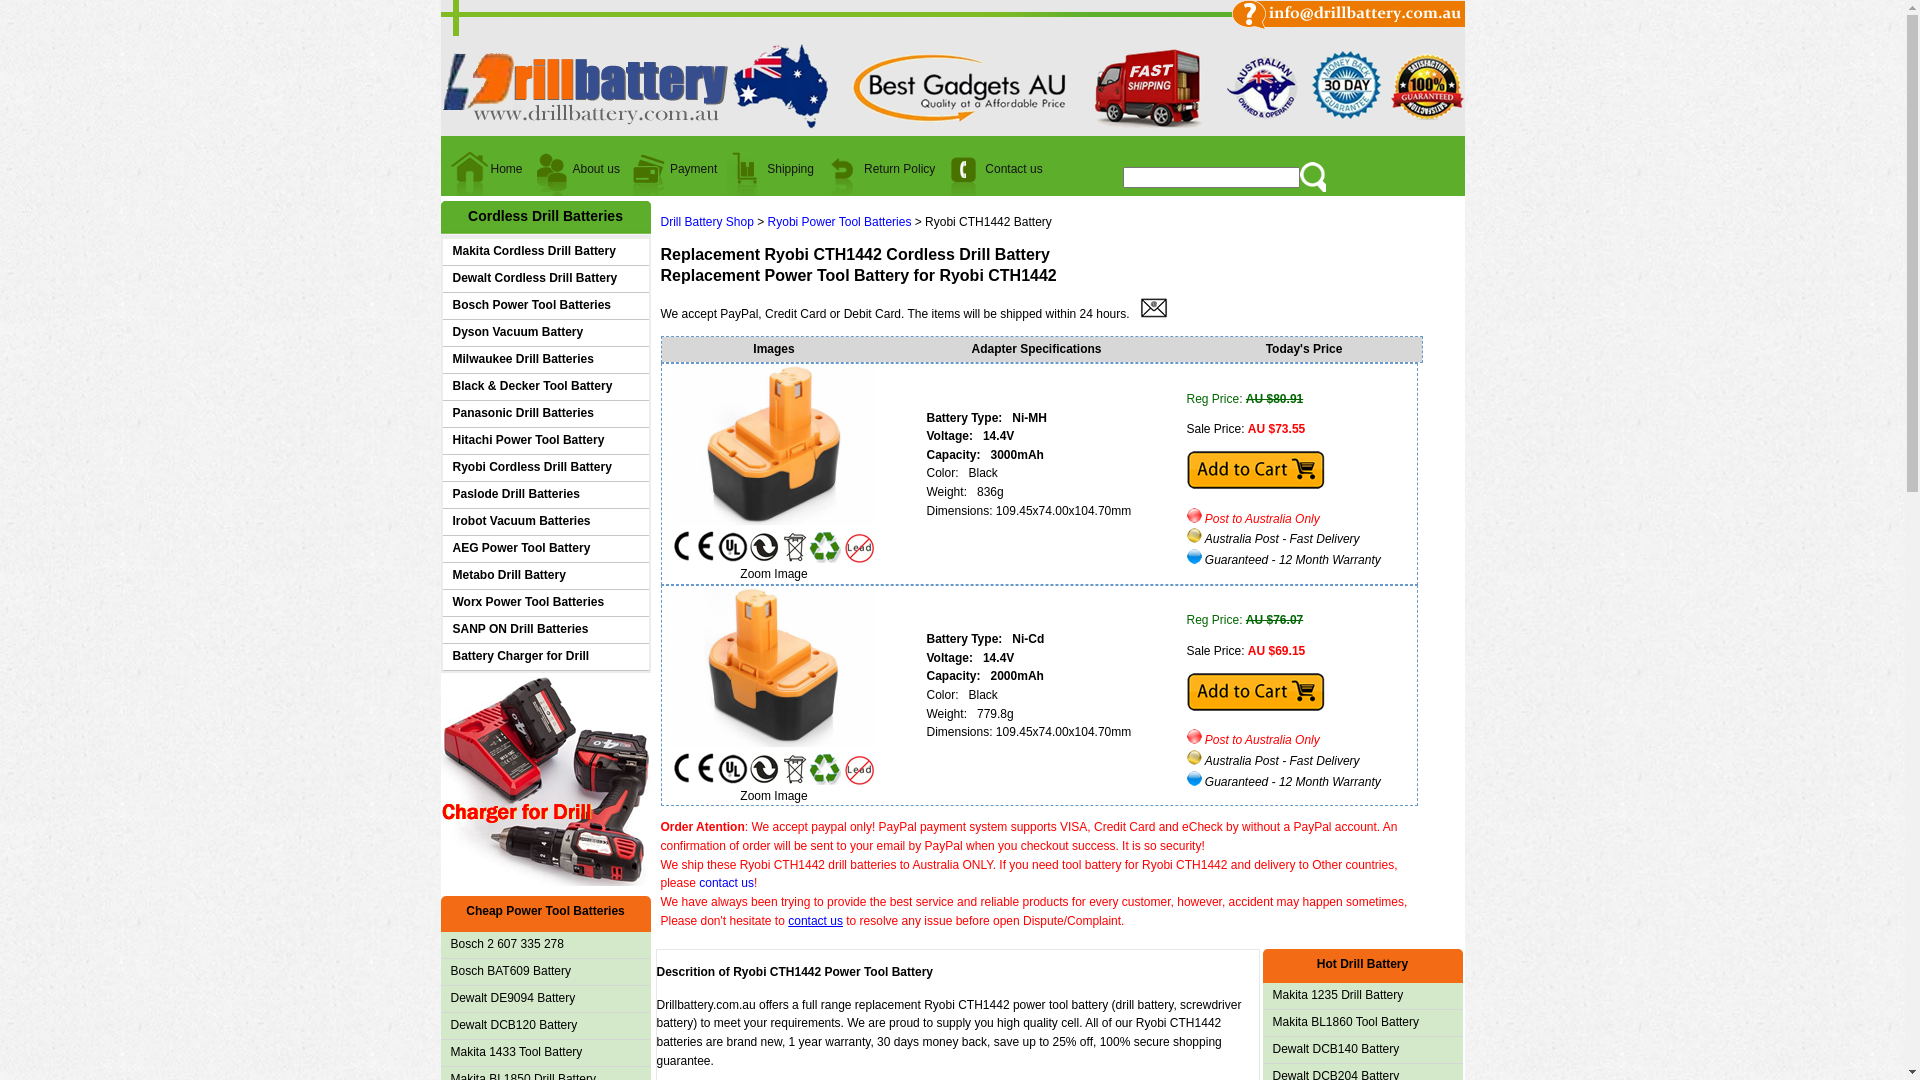  Describe the element at coordinates (440, 358) in the screenshot. I see `'Milwaukee Drill Batteries'` at that location.